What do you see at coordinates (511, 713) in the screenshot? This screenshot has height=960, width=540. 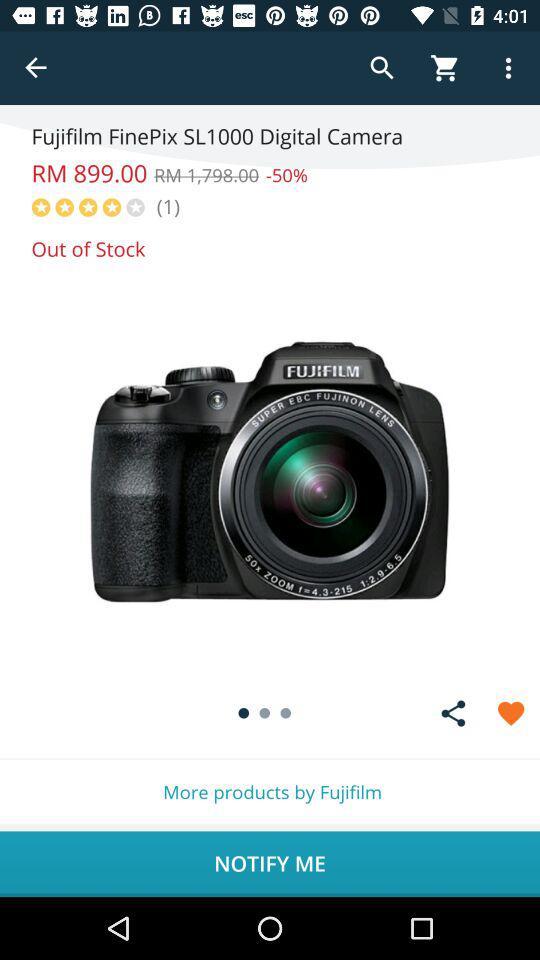 I see `save` at bounding box center [511, 713].